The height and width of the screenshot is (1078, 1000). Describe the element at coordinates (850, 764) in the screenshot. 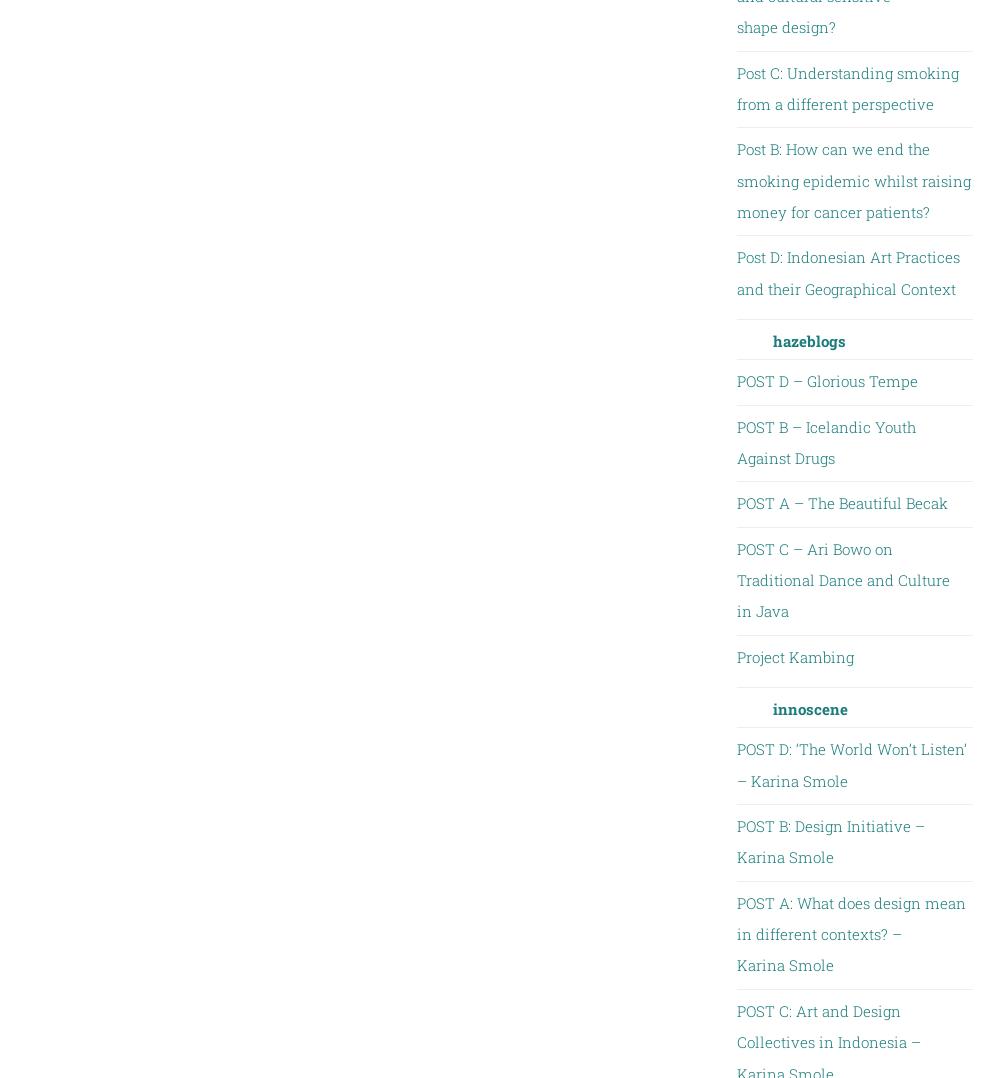

I see `'POST D: ‘The World Won’t Listen’ – Karina Smole'` at that location.